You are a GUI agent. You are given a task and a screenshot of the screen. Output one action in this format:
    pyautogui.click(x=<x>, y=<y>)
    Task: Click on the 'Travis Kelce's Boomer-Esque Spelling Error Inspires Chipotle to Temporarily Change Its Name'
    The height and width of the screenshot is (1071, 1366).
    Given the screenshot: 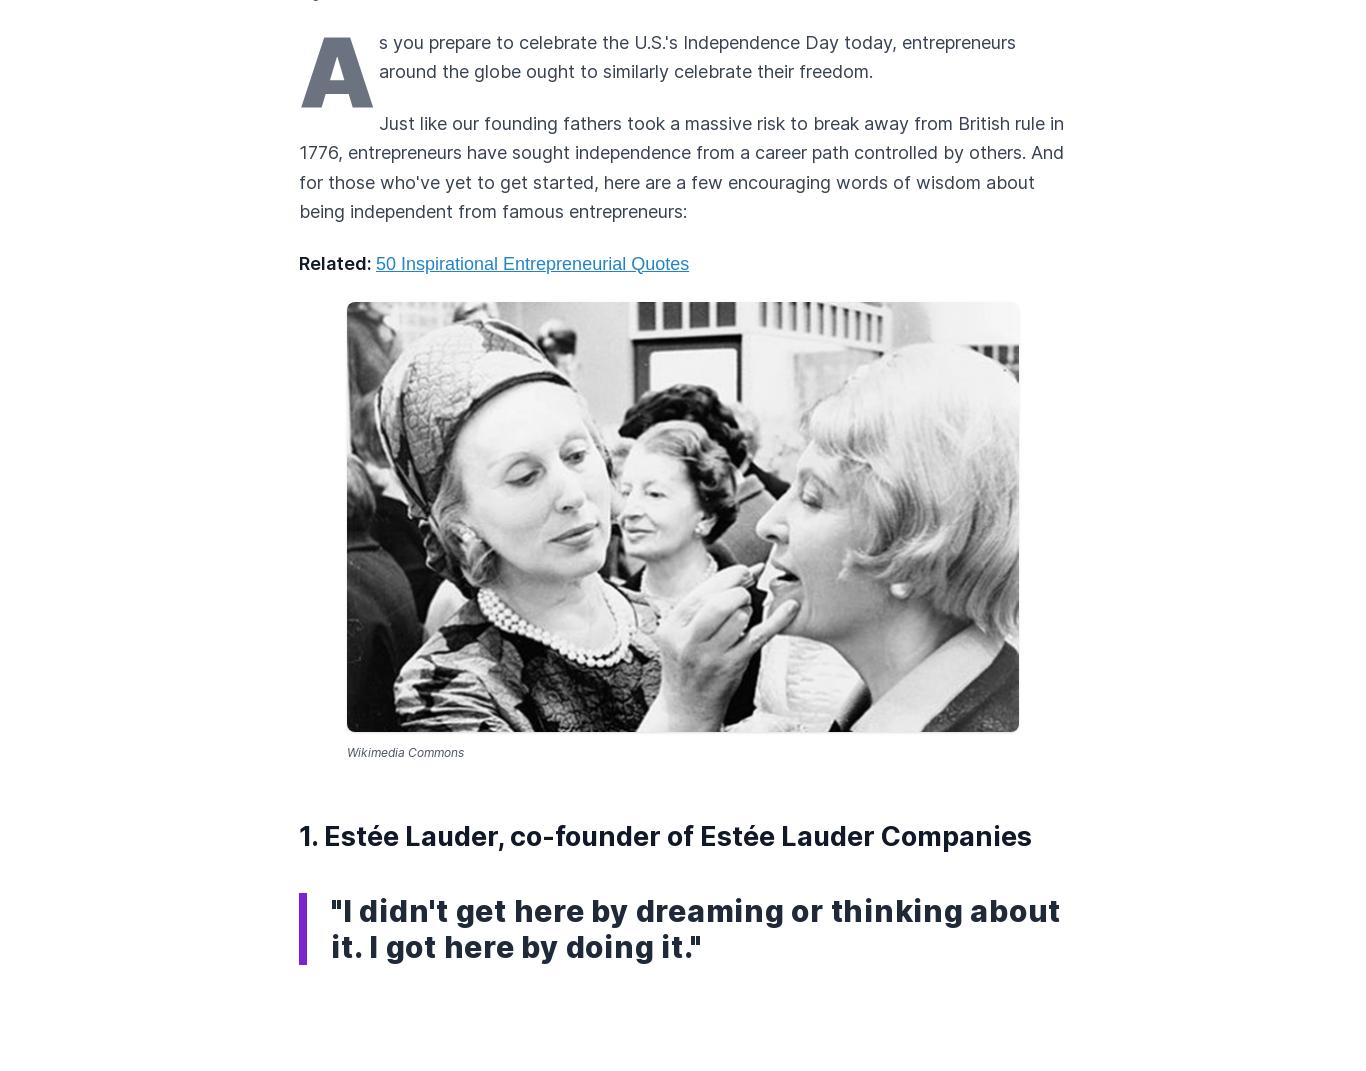 What is the action you would take?
    pyautogui.click(x=299, y=415)
    